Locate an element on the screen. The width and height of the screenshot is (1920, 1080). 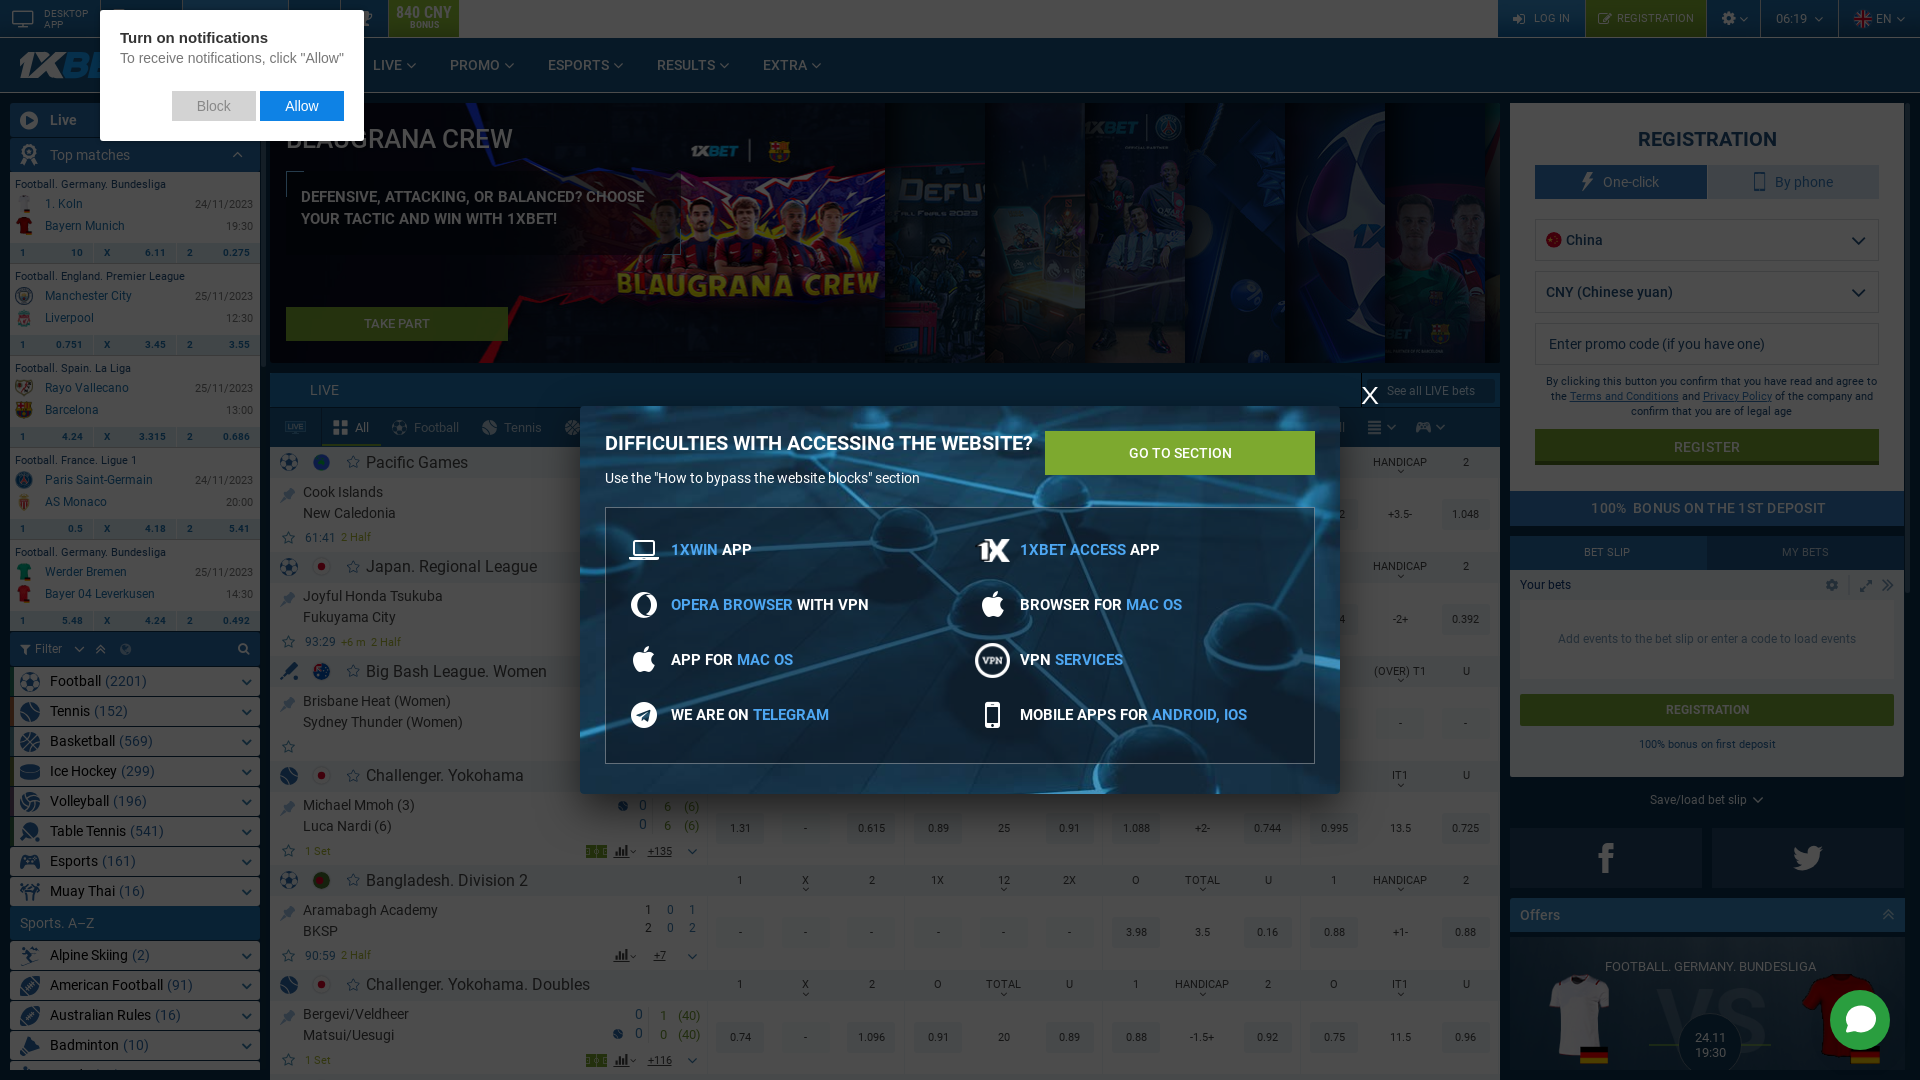
'PROMO' is located at coordinates (483, 64).